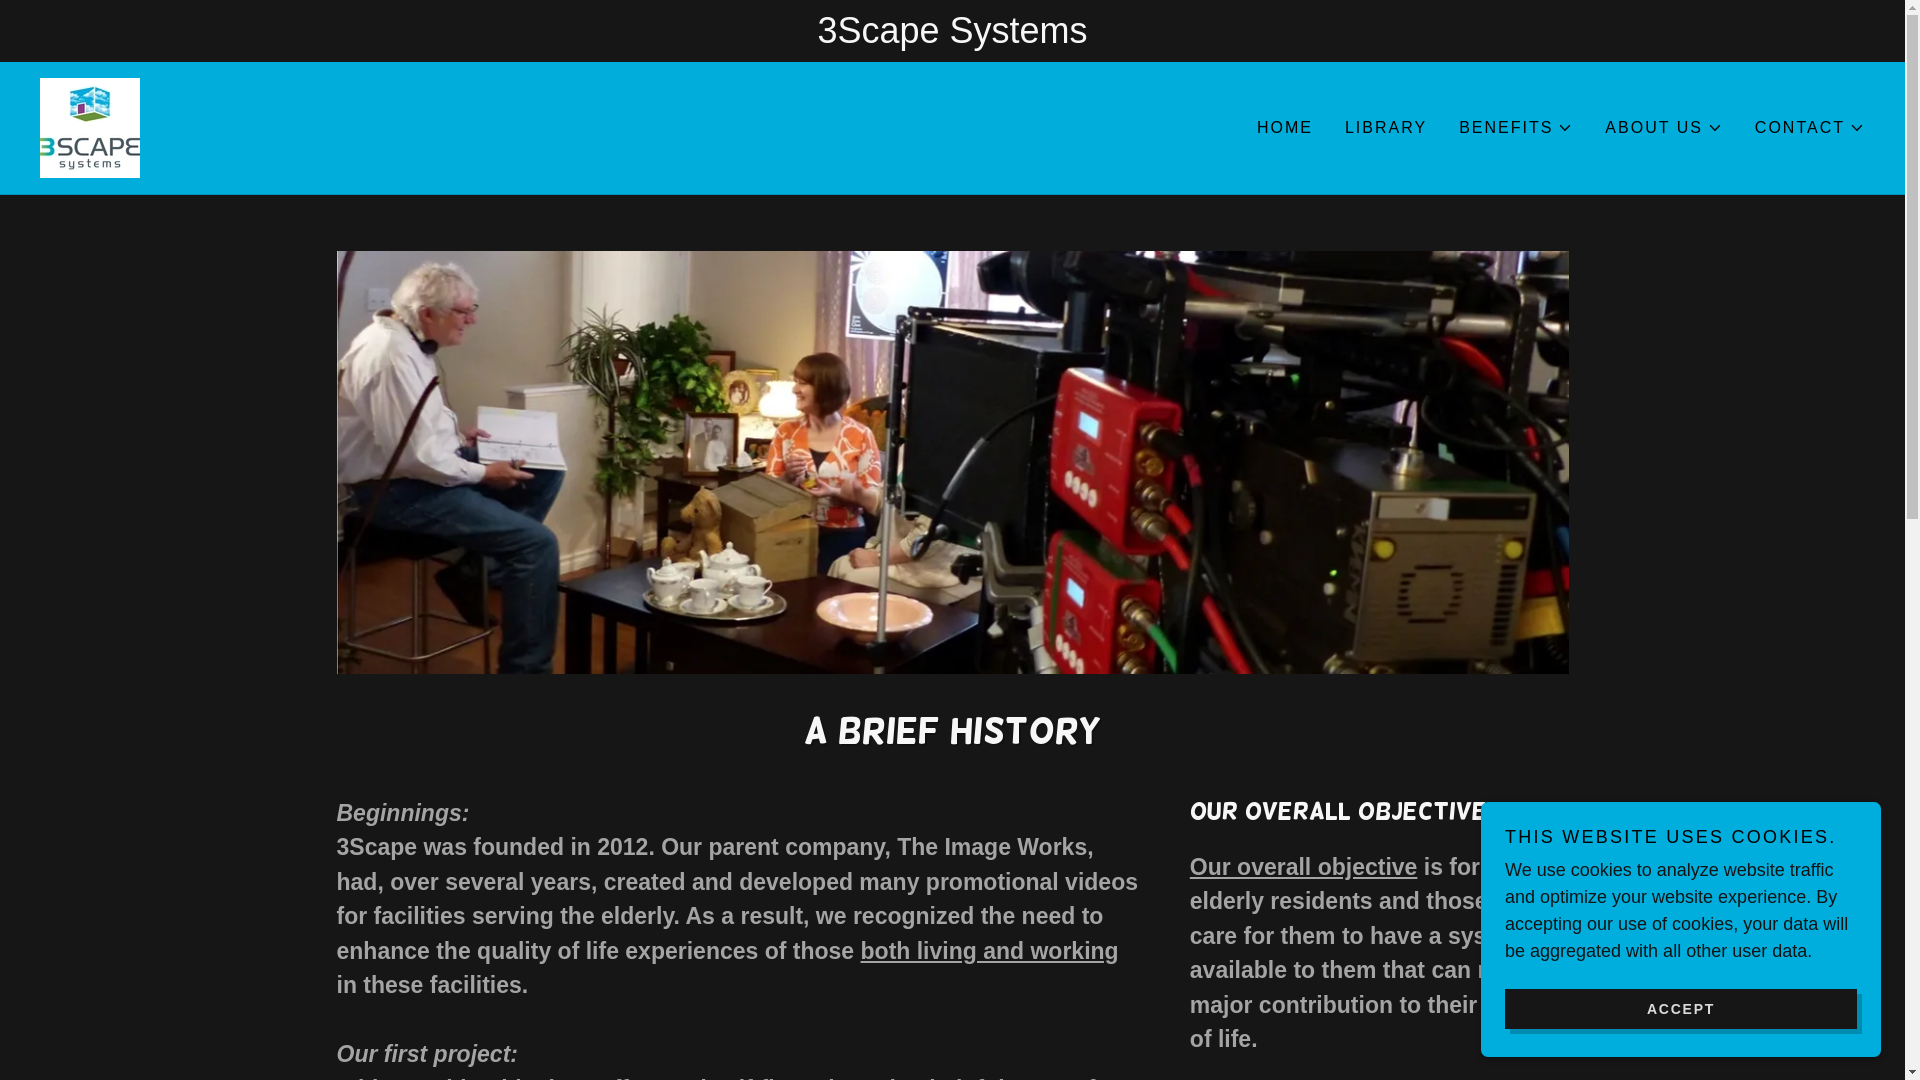 The height and width of the screenshot is (1080, 1920). Describe the element at coordinates (1680, 1007) in the screenshot. I see `'ACCEPT'` at that location.